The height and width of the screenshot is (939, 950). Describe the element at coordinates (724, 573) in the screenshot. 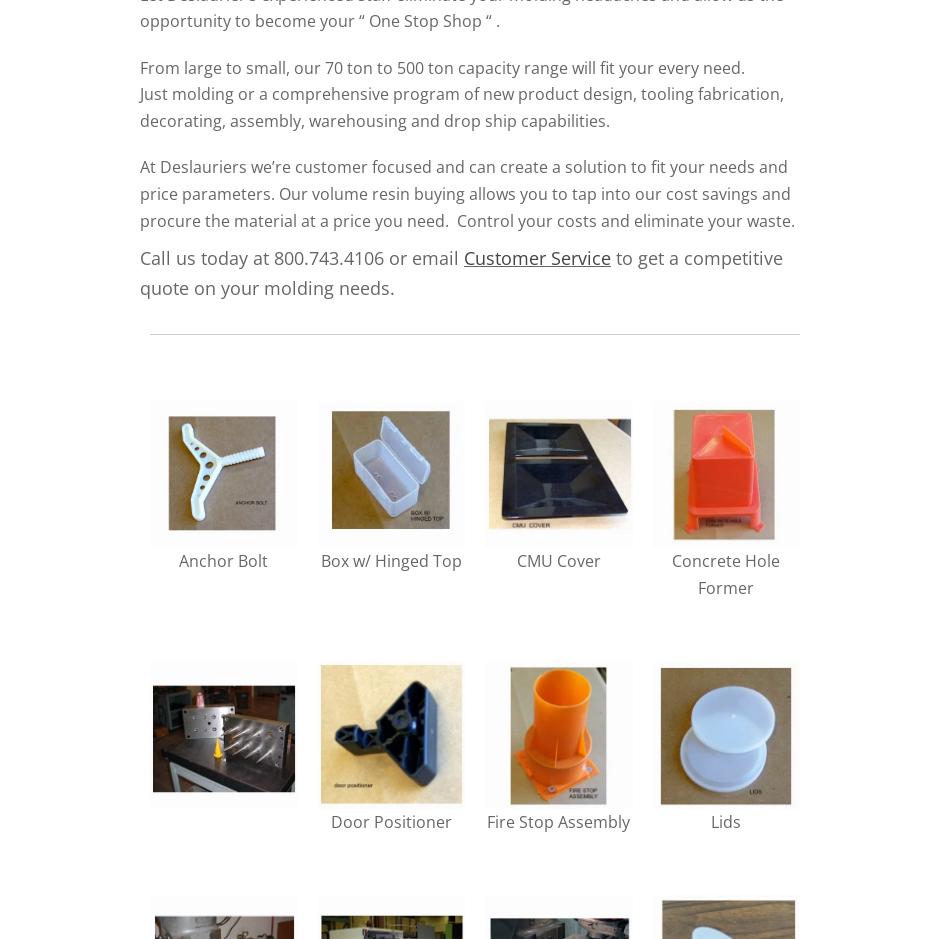

I see `'Concrete Hole Former'` at that location.